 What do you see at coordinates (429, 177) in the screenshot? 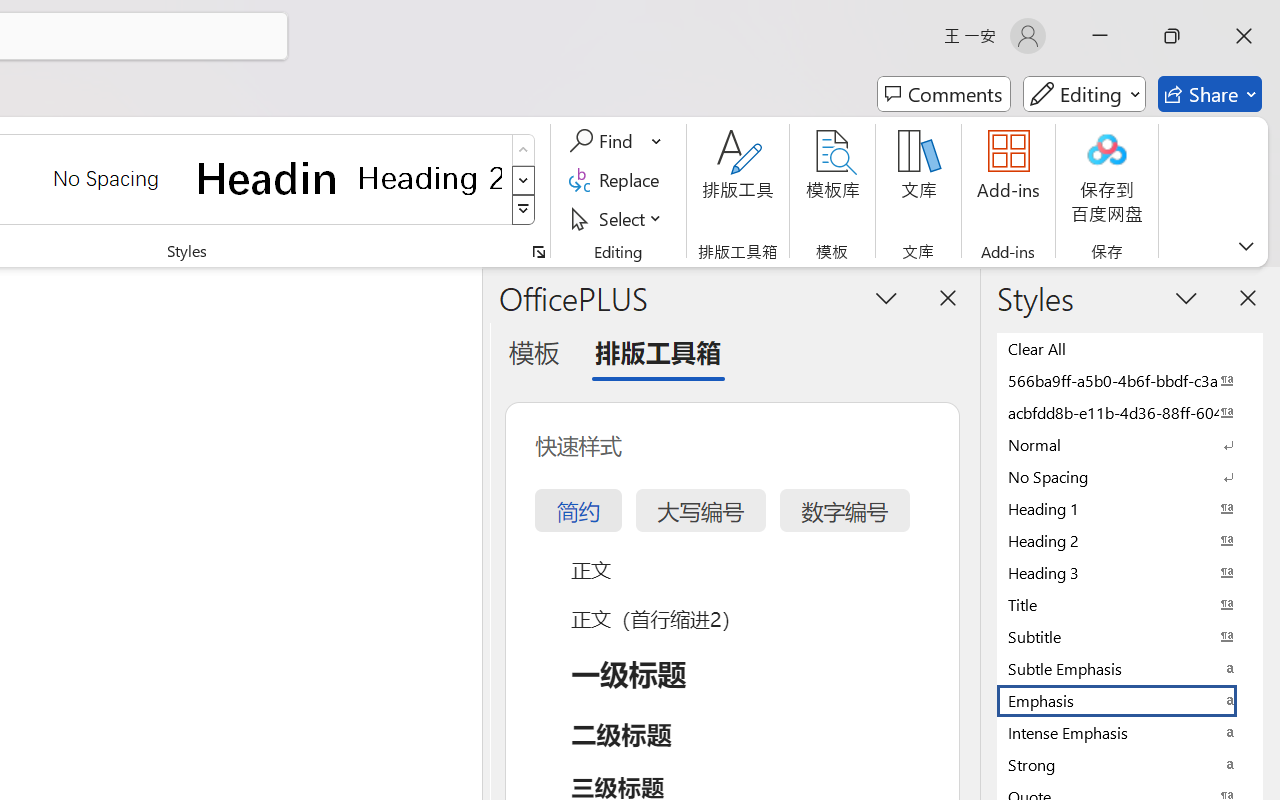
I see `'Heading 2'` at bounding box center [429, 177].